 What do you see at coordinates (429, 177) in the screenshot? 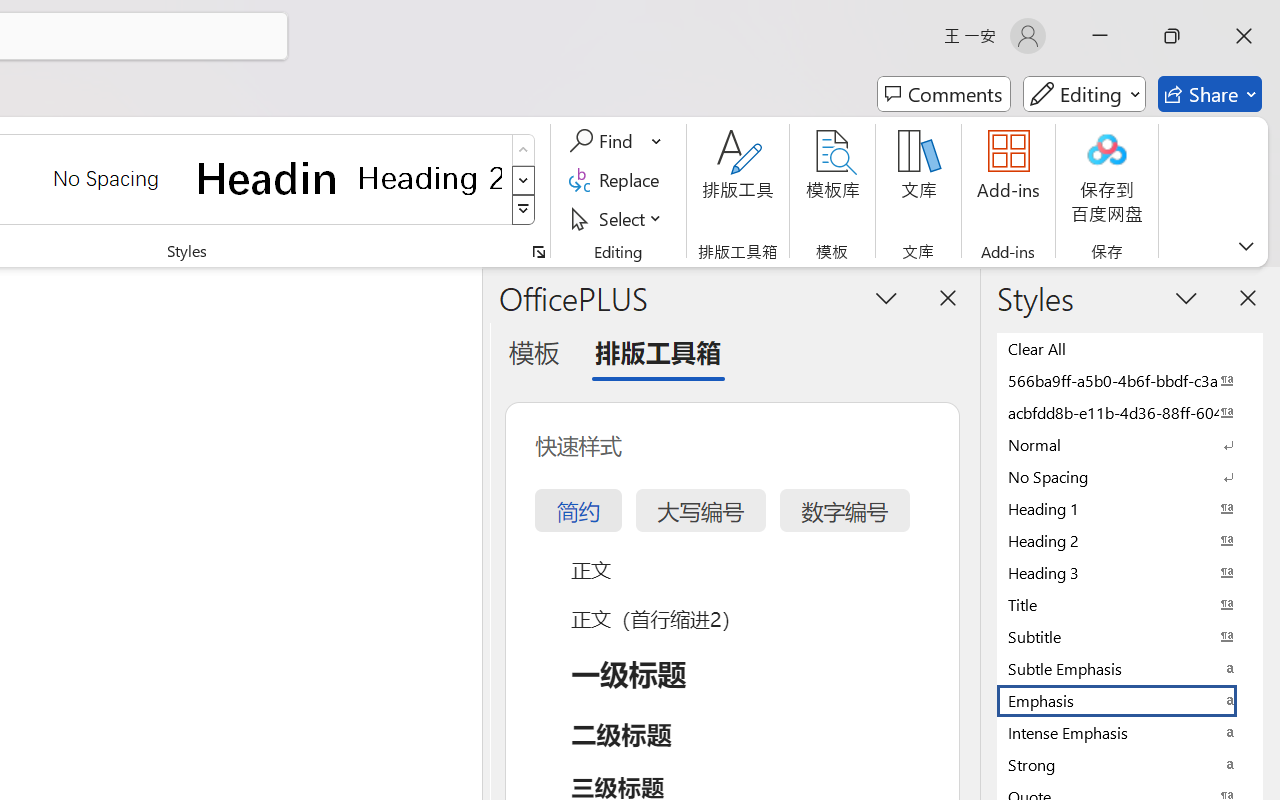
I see `'Heading 2'` at bounding box center [429, 177].